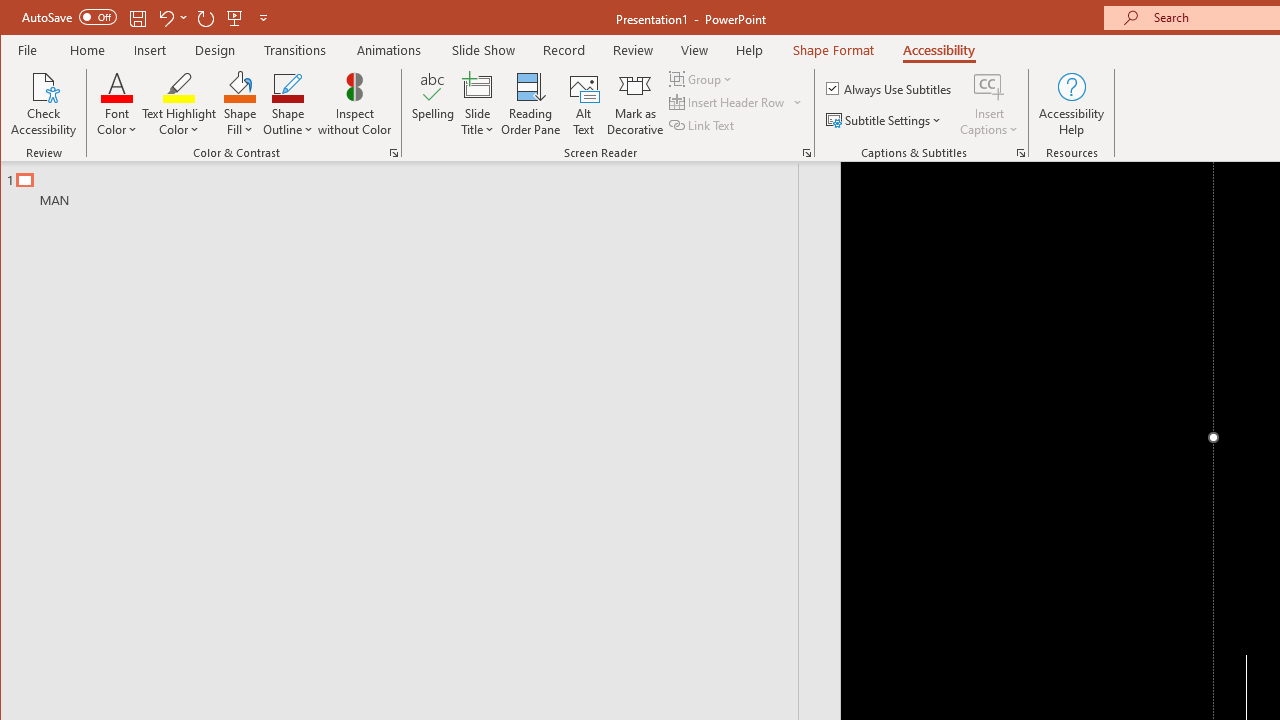 The width and height of the screenshot is (1280, 720). Describe the element at coordinates (355, 104) in the screenshot. I see `'Inspect without Color'` at that location.